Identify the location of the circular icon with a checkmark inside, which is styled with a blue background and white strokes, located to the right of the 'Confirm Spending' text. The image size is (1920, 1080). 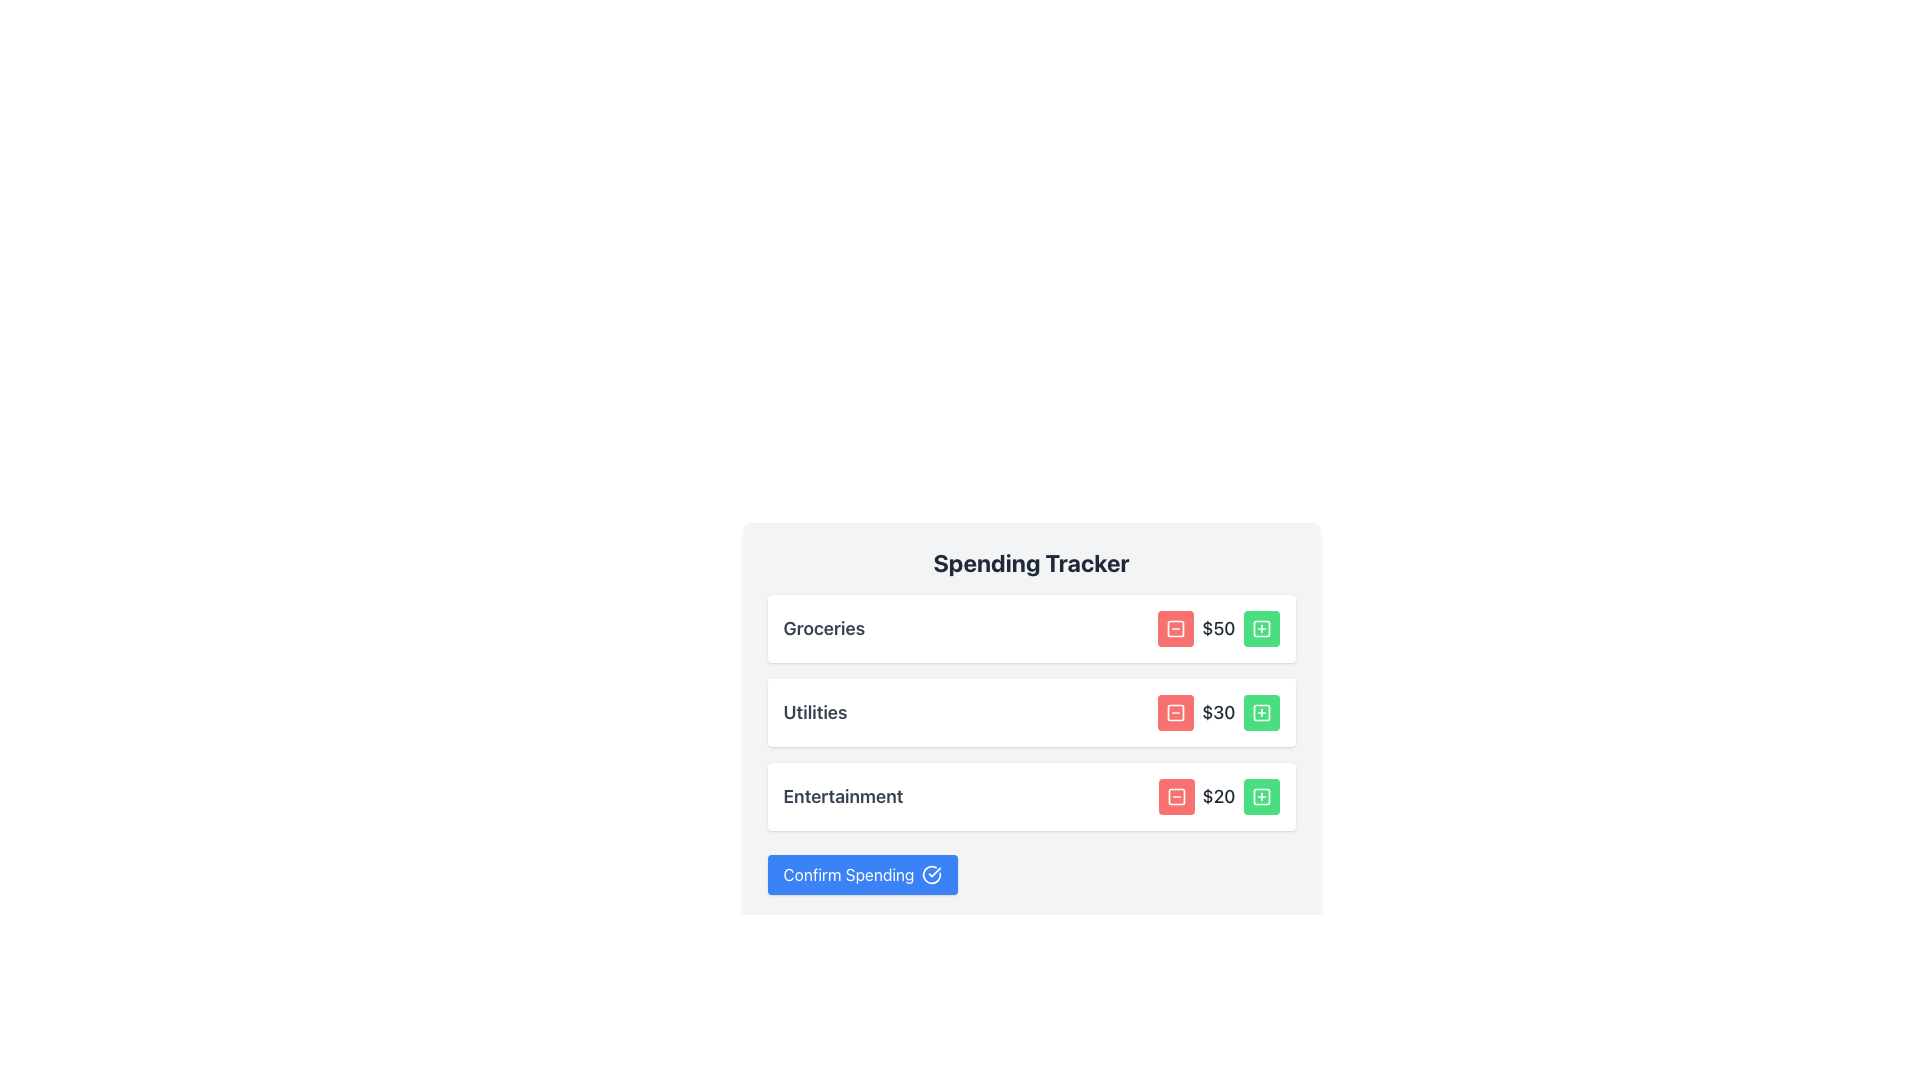
(931, 874).